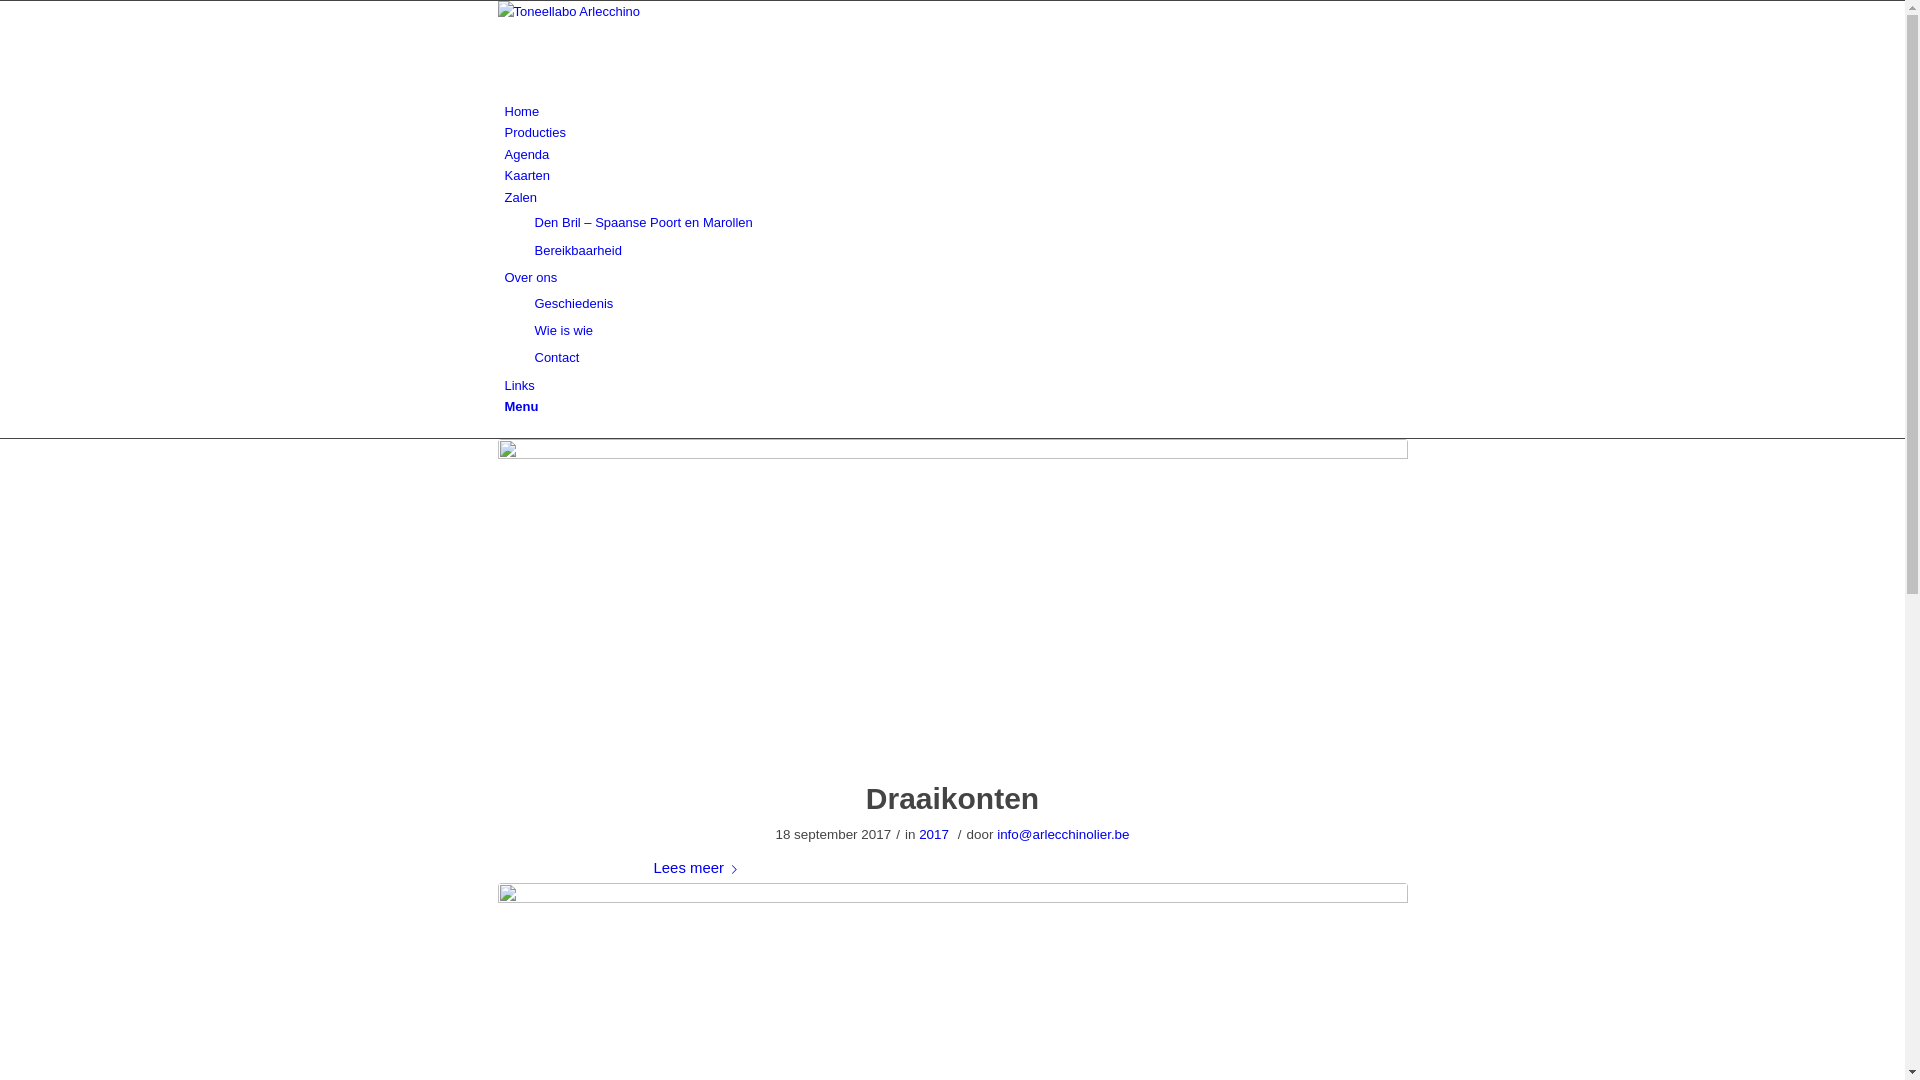  I want to click on 'Lees meer', so click(700, 867).